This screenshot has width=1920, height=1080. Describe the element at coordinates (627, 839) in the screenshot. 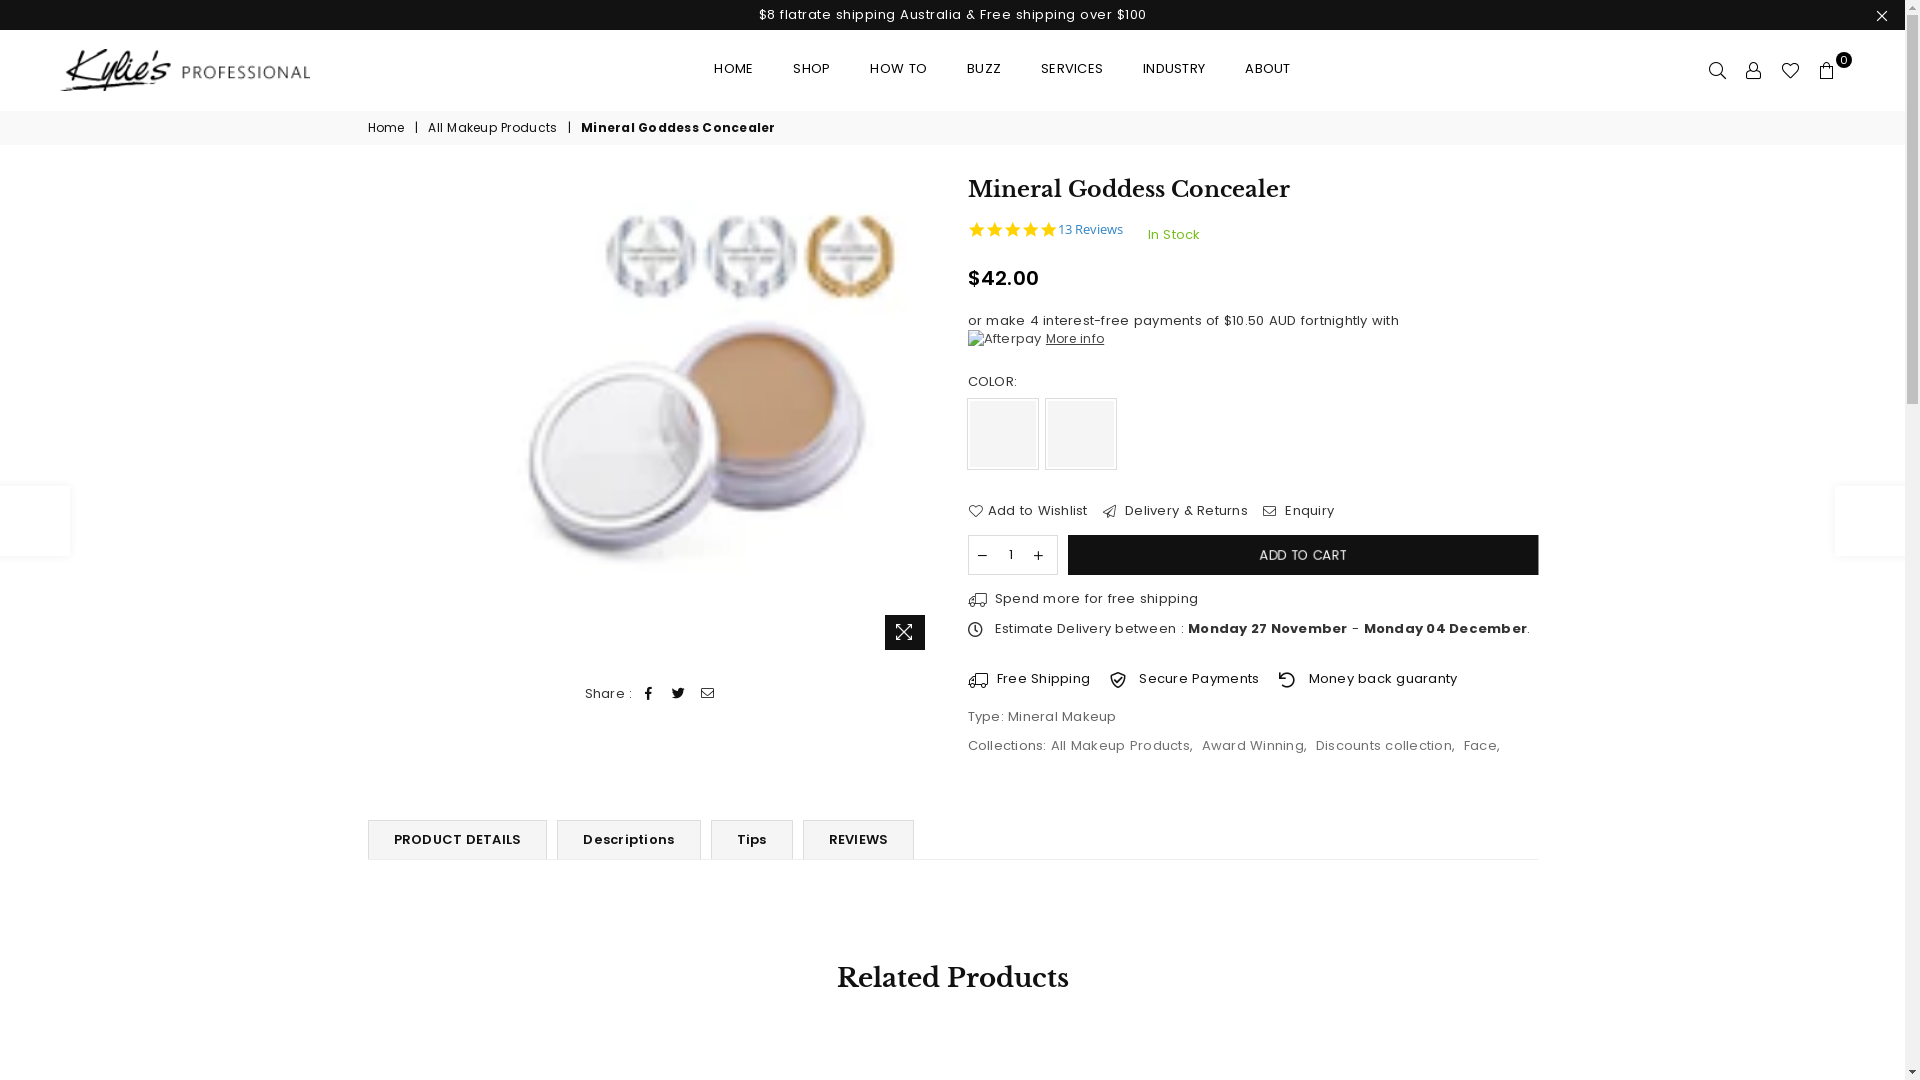

I see `'Descriptions'` at that location.